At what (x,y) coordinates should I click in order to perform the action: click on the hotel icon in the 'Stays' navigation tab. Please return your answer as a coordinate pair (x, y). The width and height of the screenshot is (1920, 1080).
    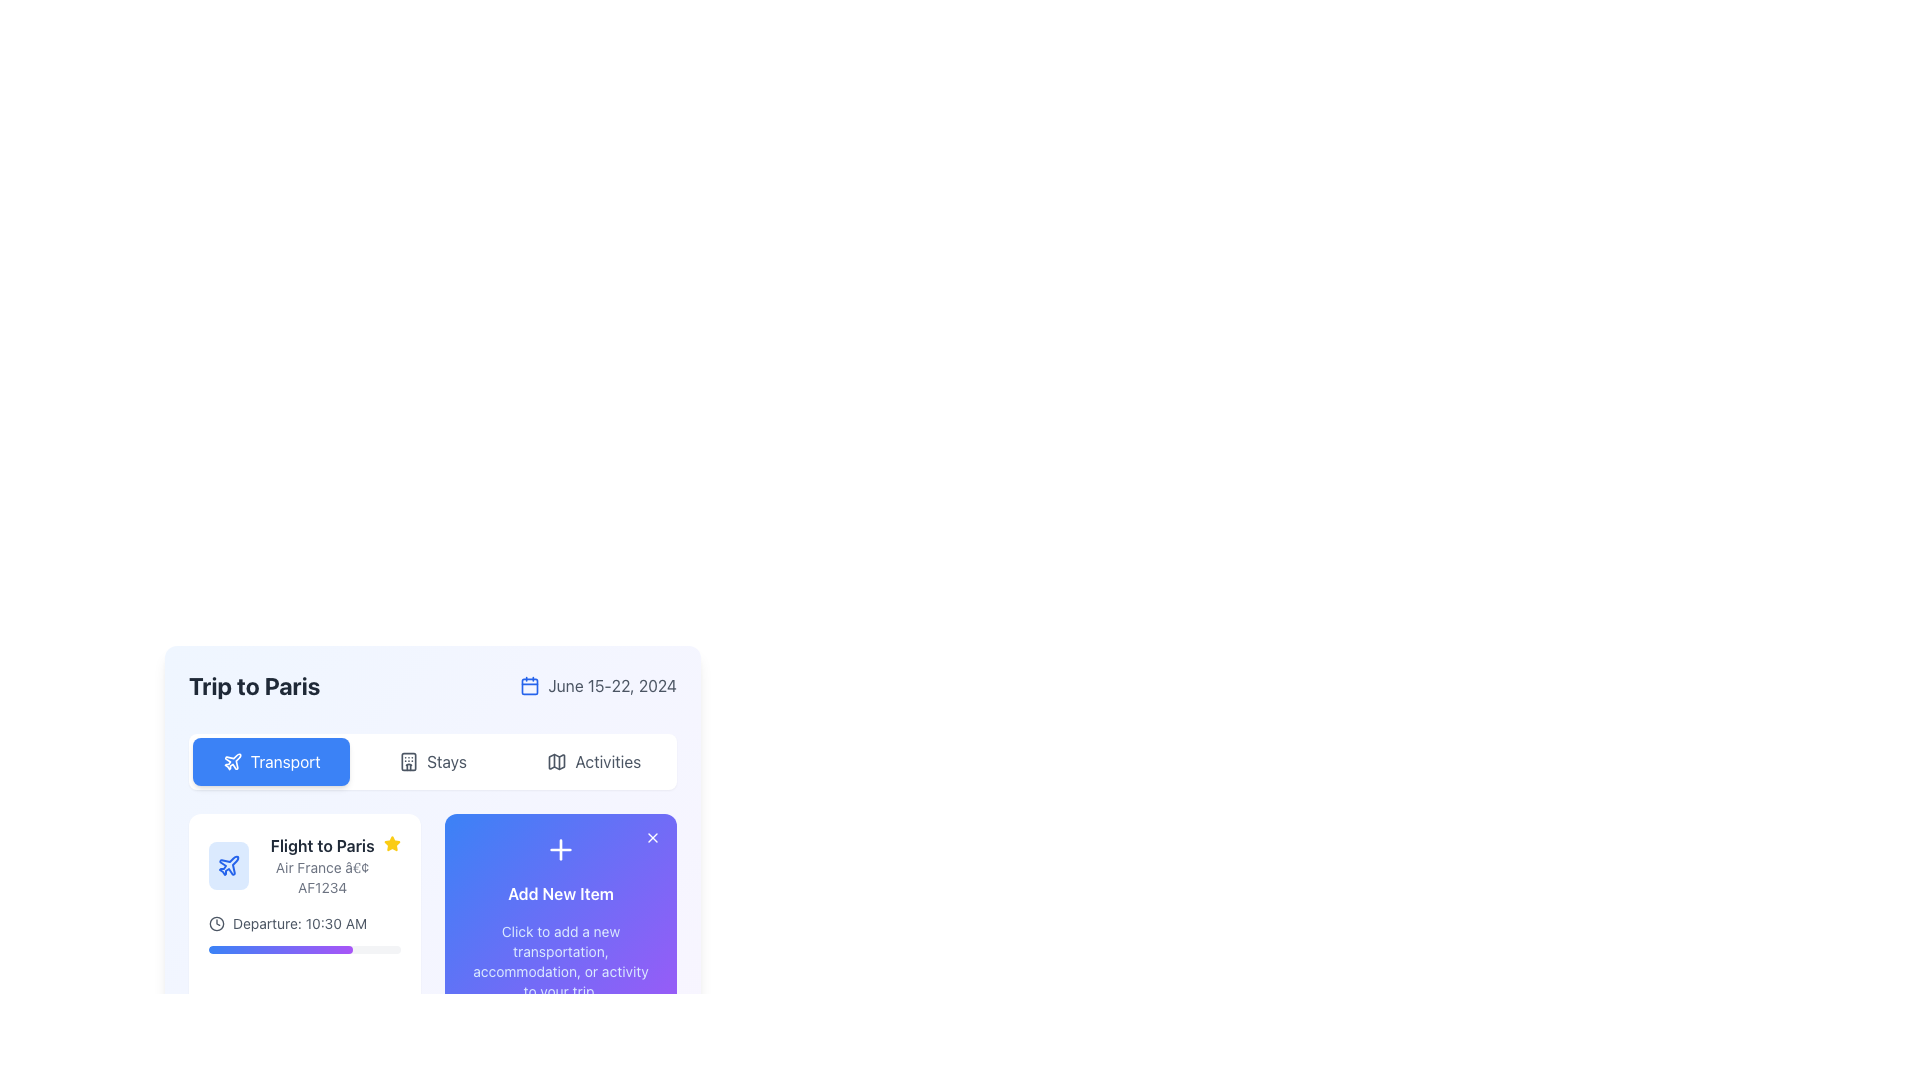
    Looking at the image, I should click on (408, 762).